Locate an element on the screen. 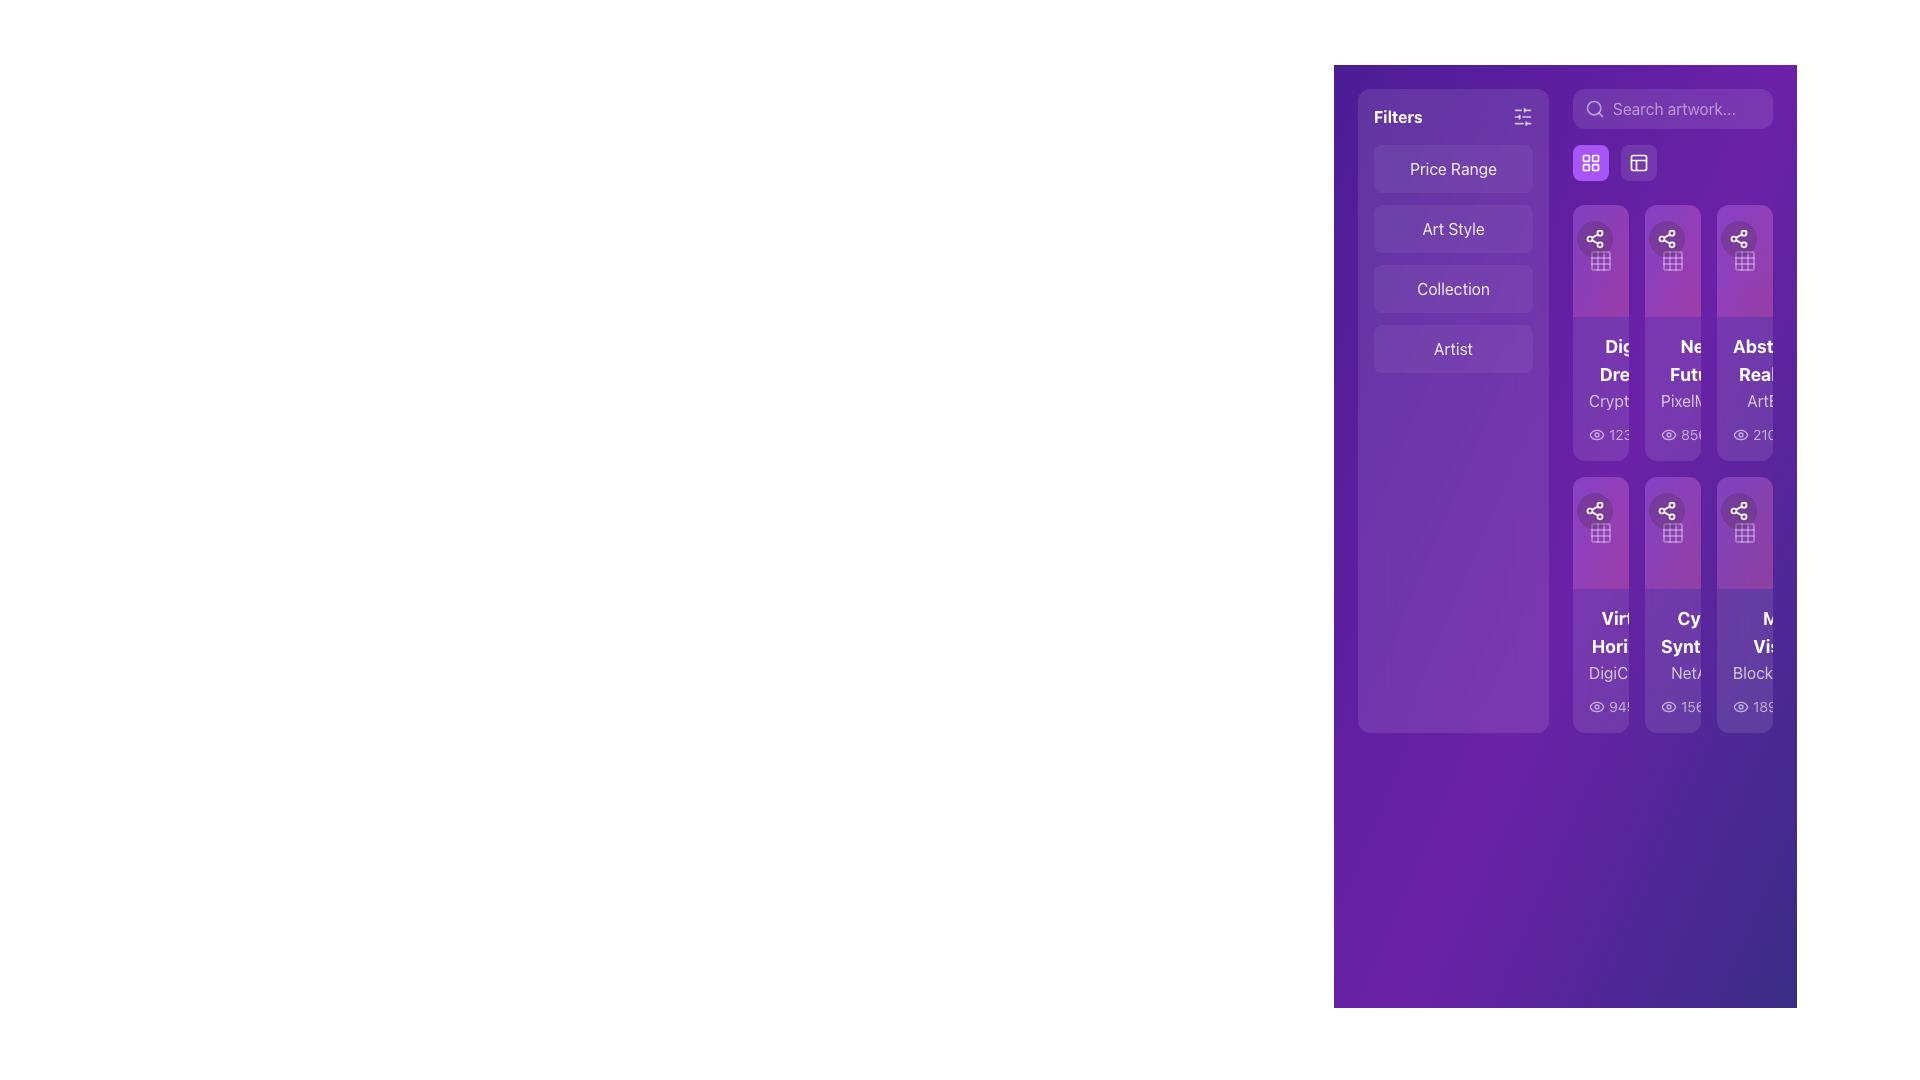 Image resolution: width=1920 pixels, height=1080 pixels. the vertical card with a purple background displaying 'Neon Futures' and 'PixelMaster' text, located in the right panel of the interface as the second card in the first row is located at coordinates (1673, 389).